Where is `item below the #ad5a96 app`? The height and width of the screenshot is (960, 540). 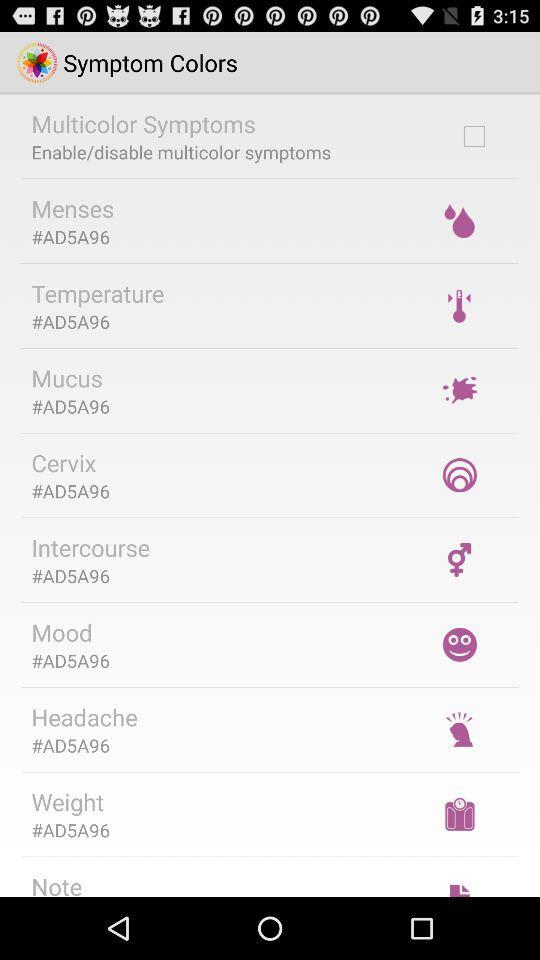
item below the #ad5a96 app is located at coordinates (83, 717).